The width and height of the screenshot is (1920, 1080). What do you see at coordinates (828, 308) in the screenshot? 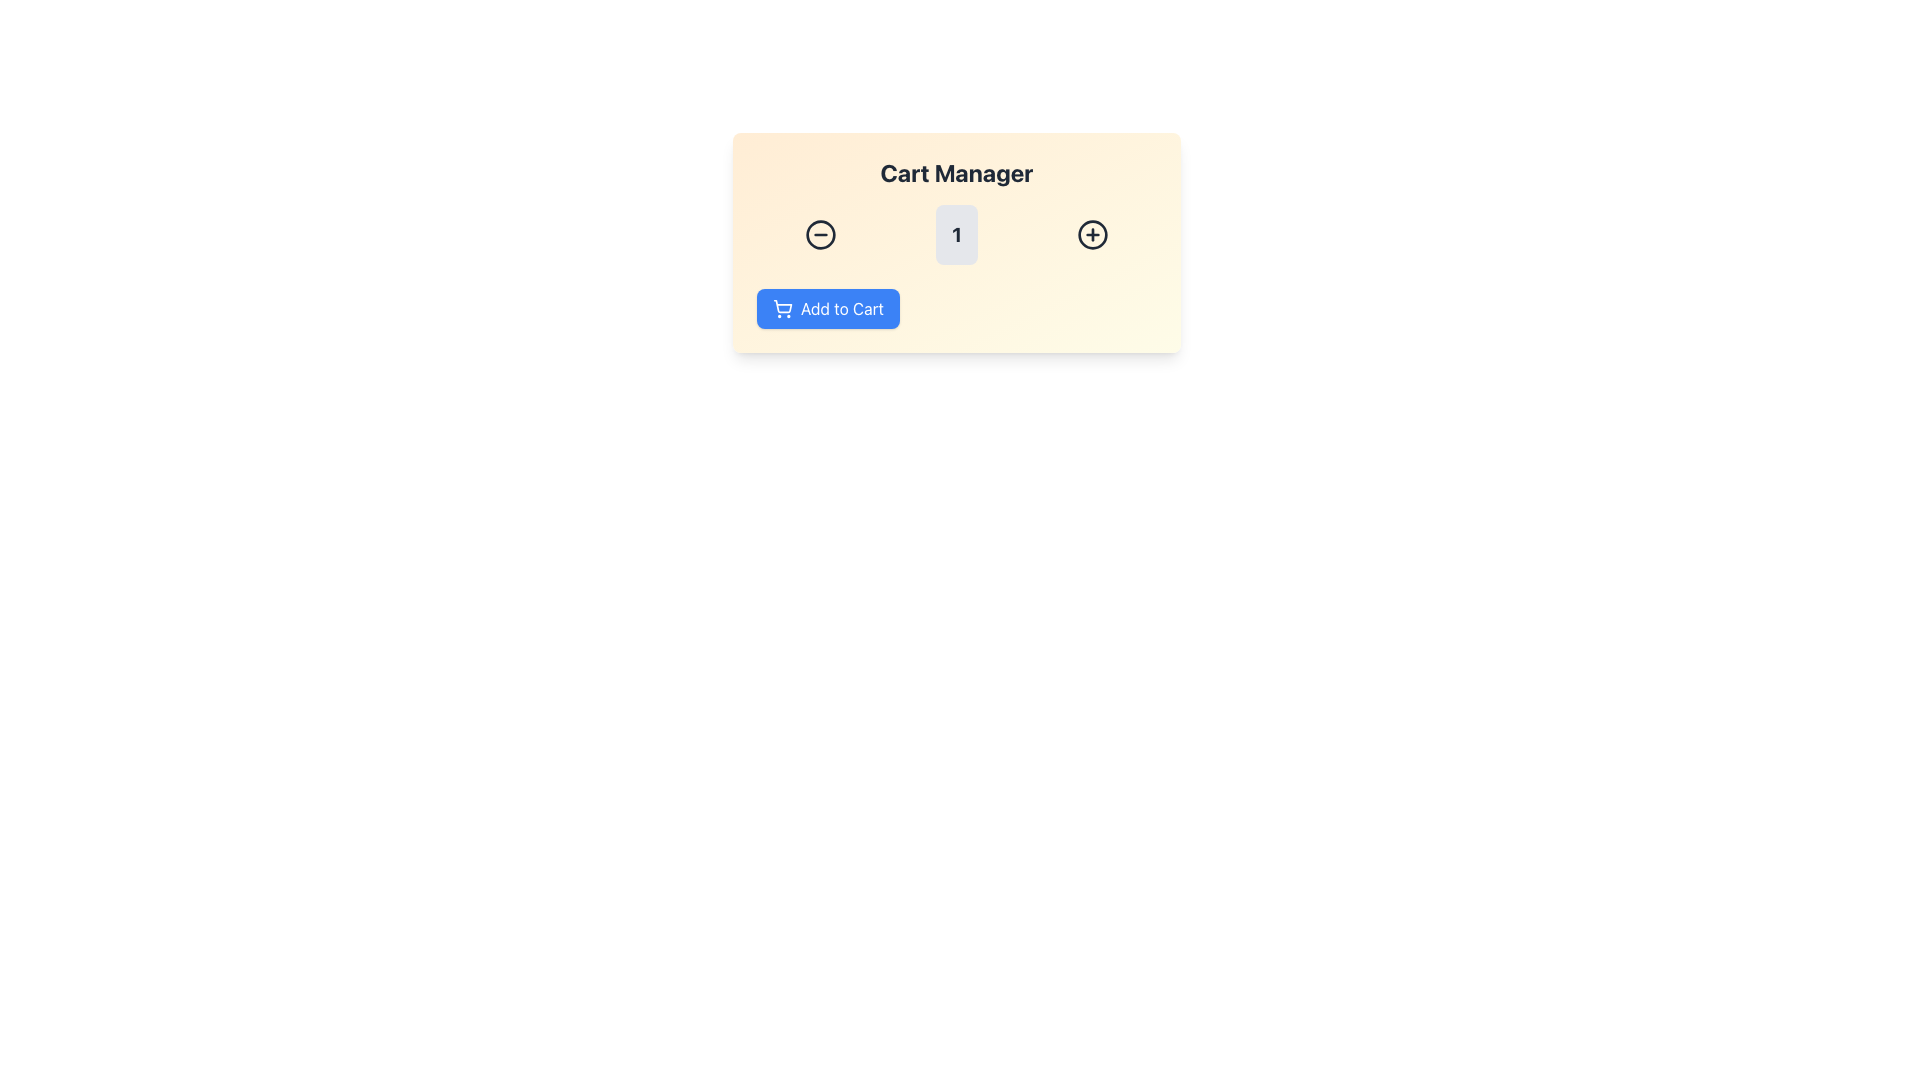
I see `the button located in the lower-left region of the 'Cart Manager' UI component` at bounding box center [828, 308].